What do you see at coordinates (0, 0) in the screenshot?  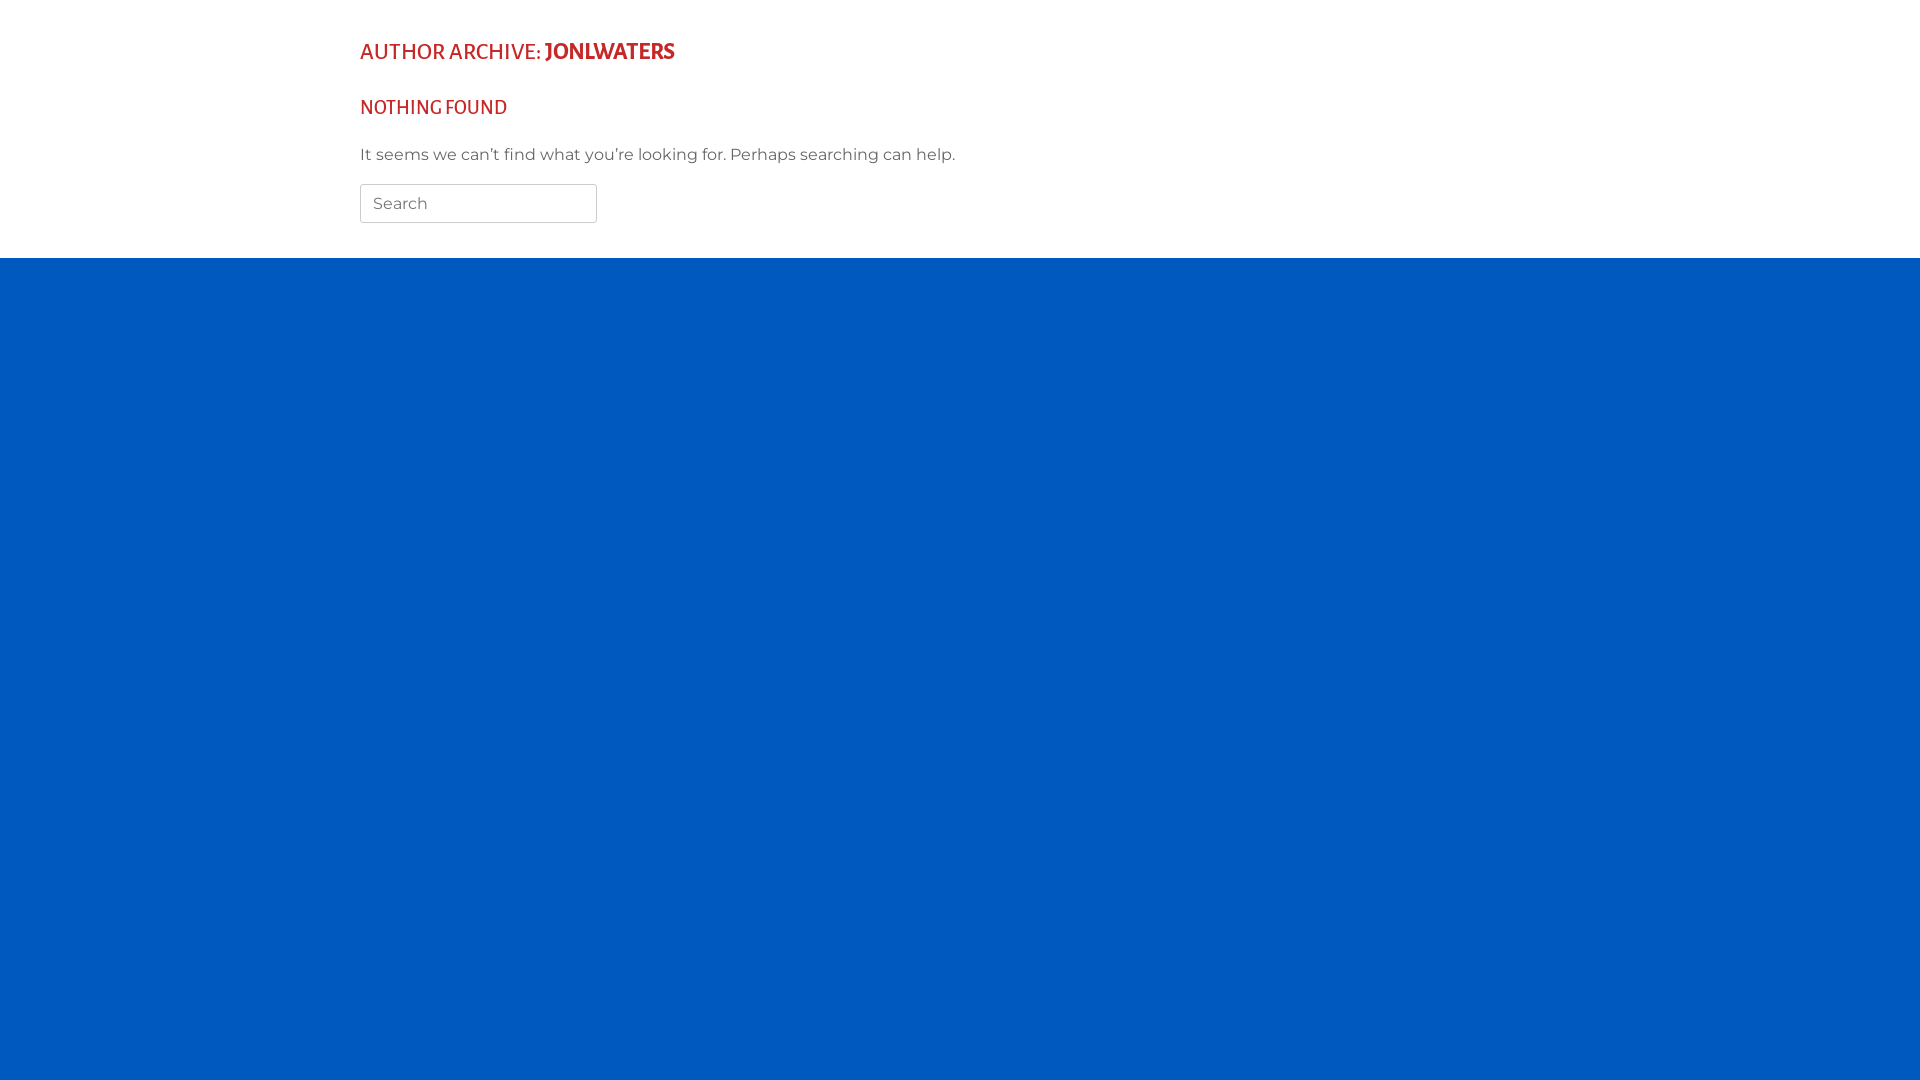 I see `'Skip to content'` at bounding box center [0, 0].